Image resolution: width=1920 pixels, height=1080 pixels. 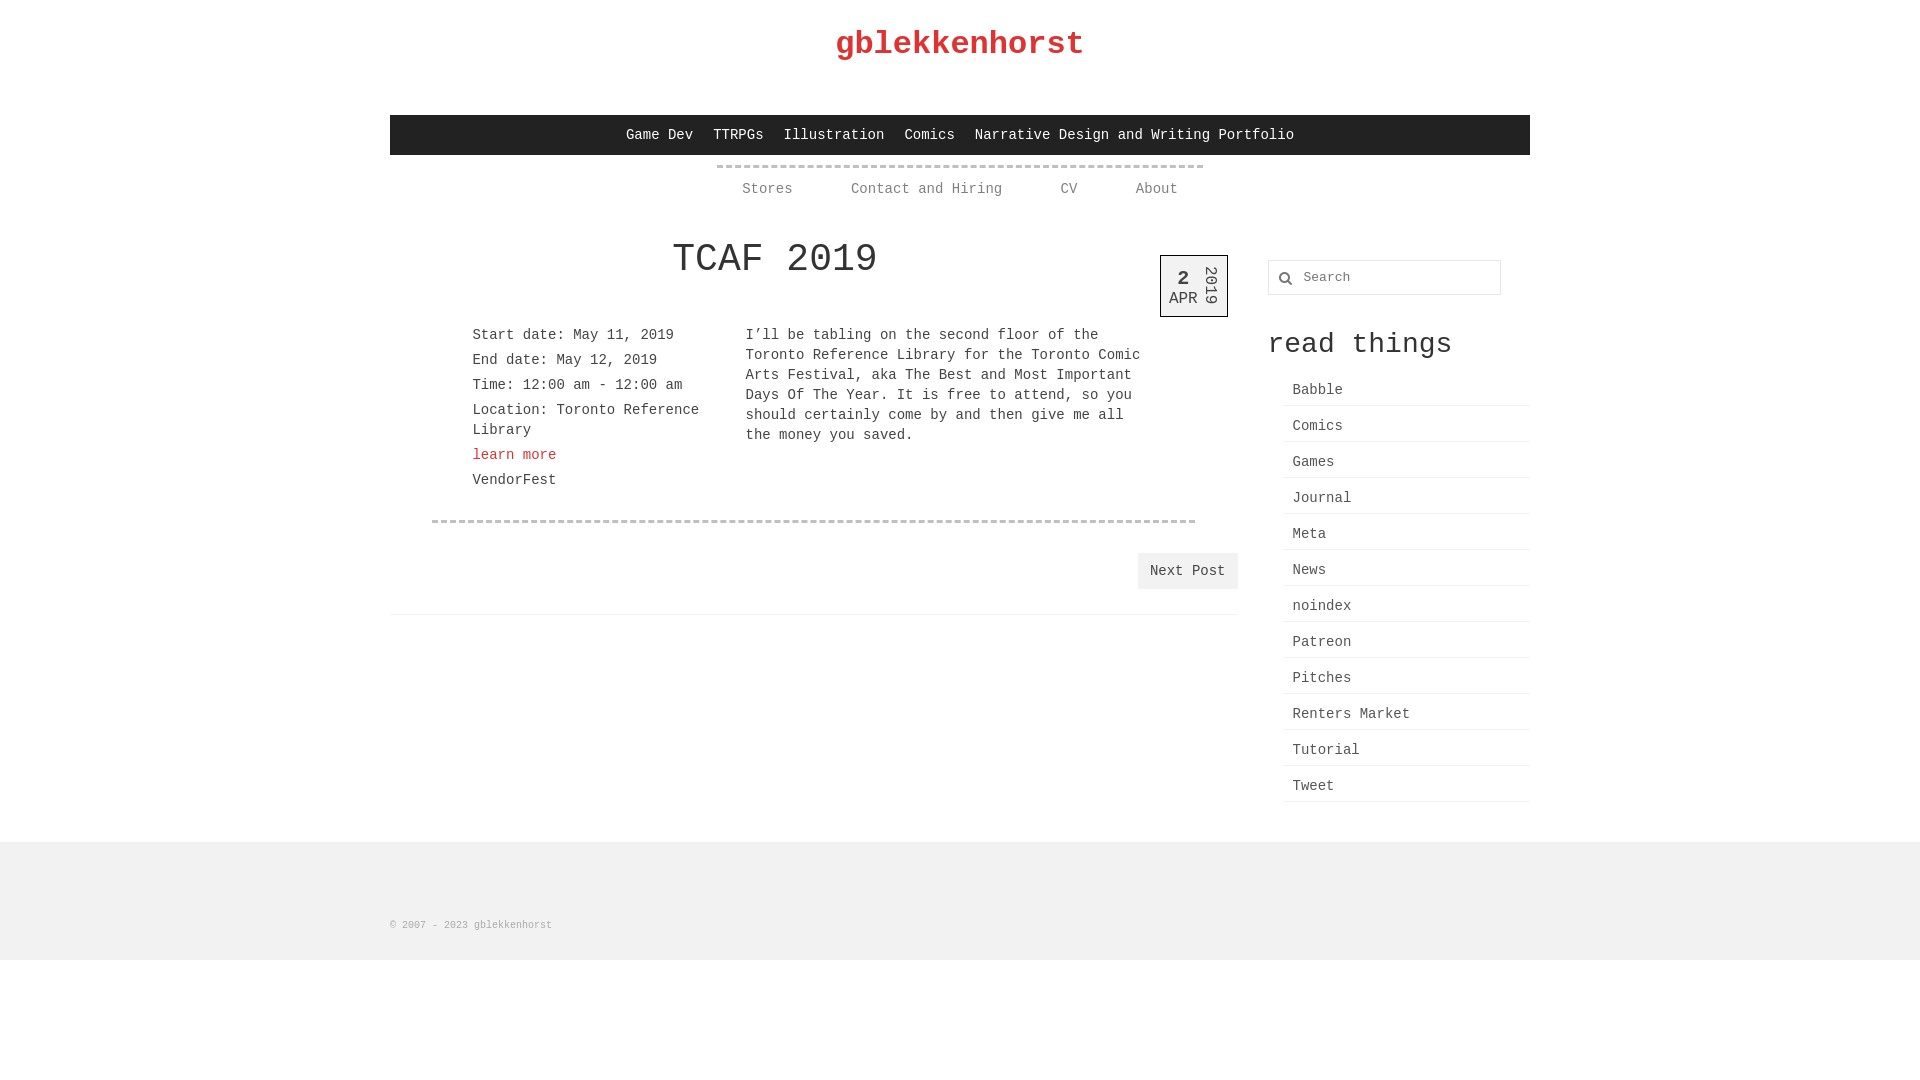 What do you see at coordinates (928, 135) in the screenshot?
I see `'Comics'` at bounding box center [928, 135].